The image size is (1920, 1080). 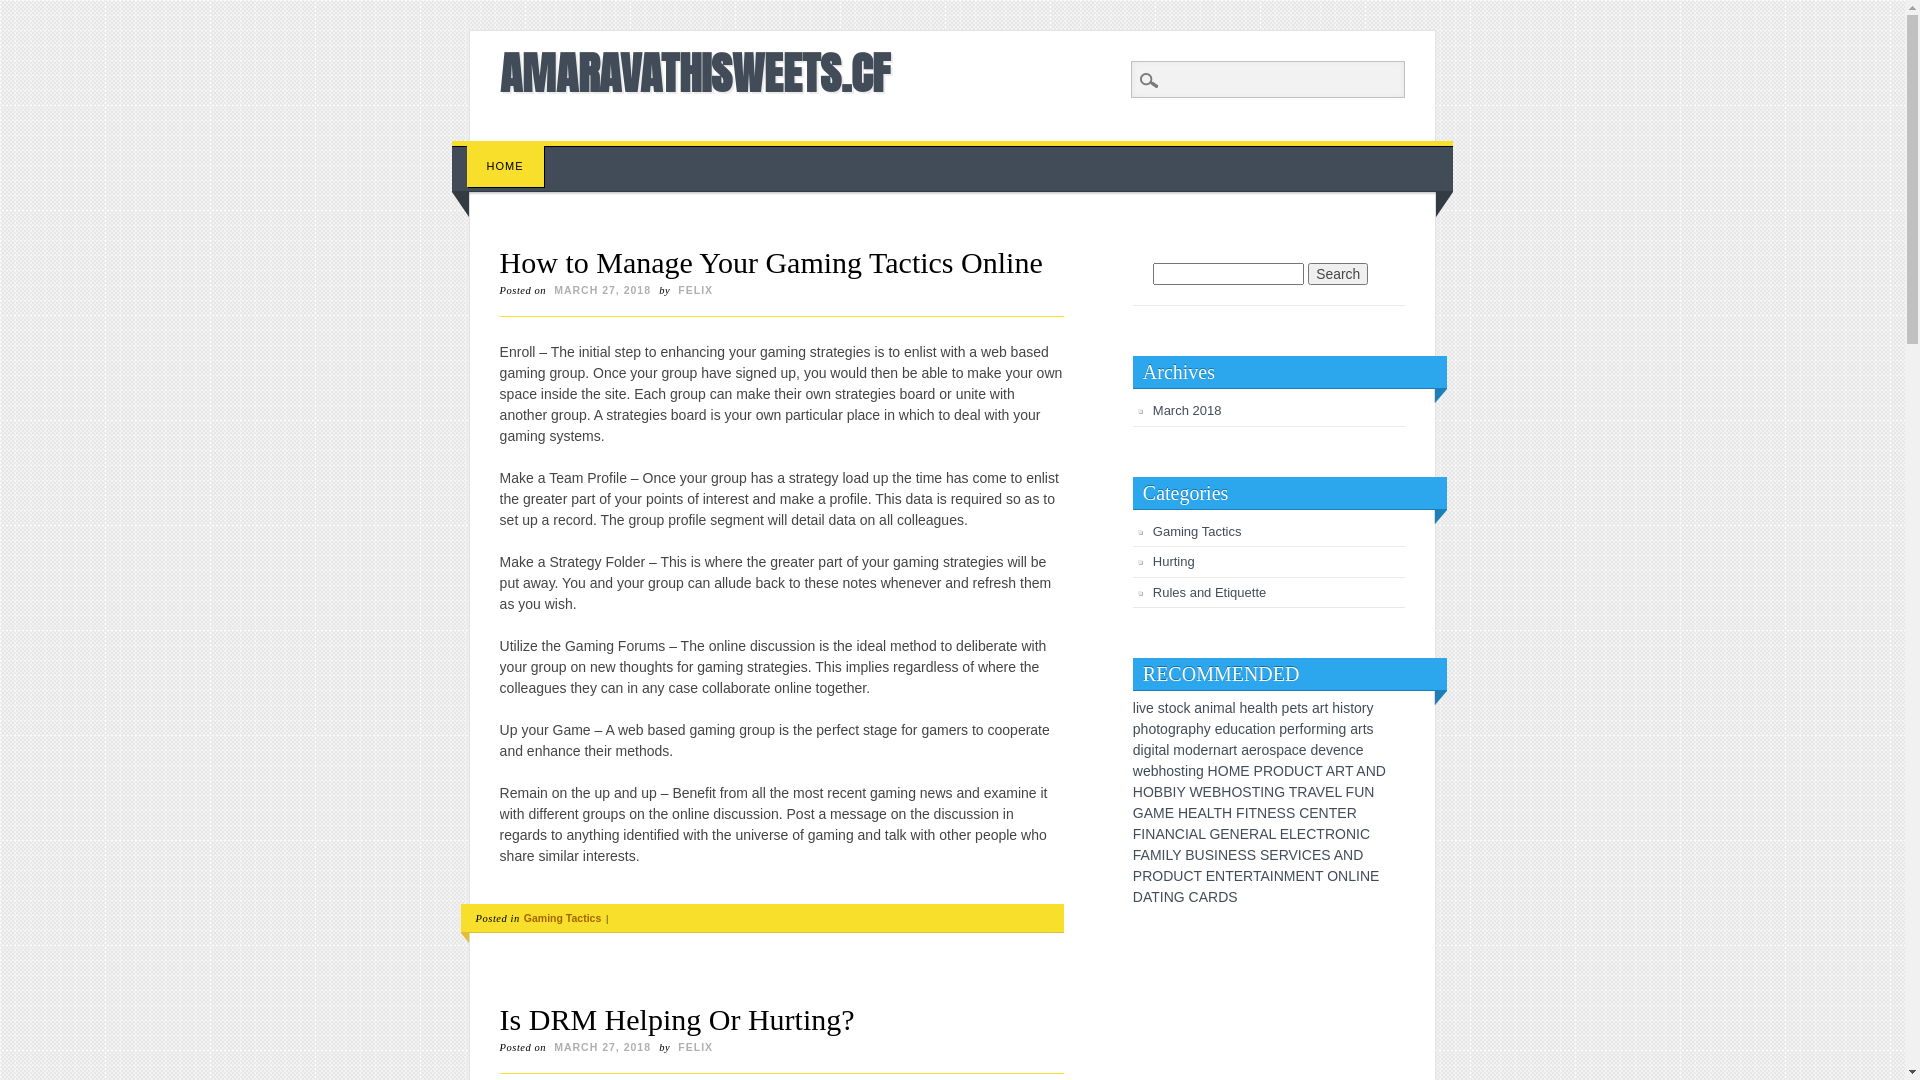 What do you see at coordinates (1172, 707) in the screenshot?
I see `'o'` at bounding box center [1172, 707].